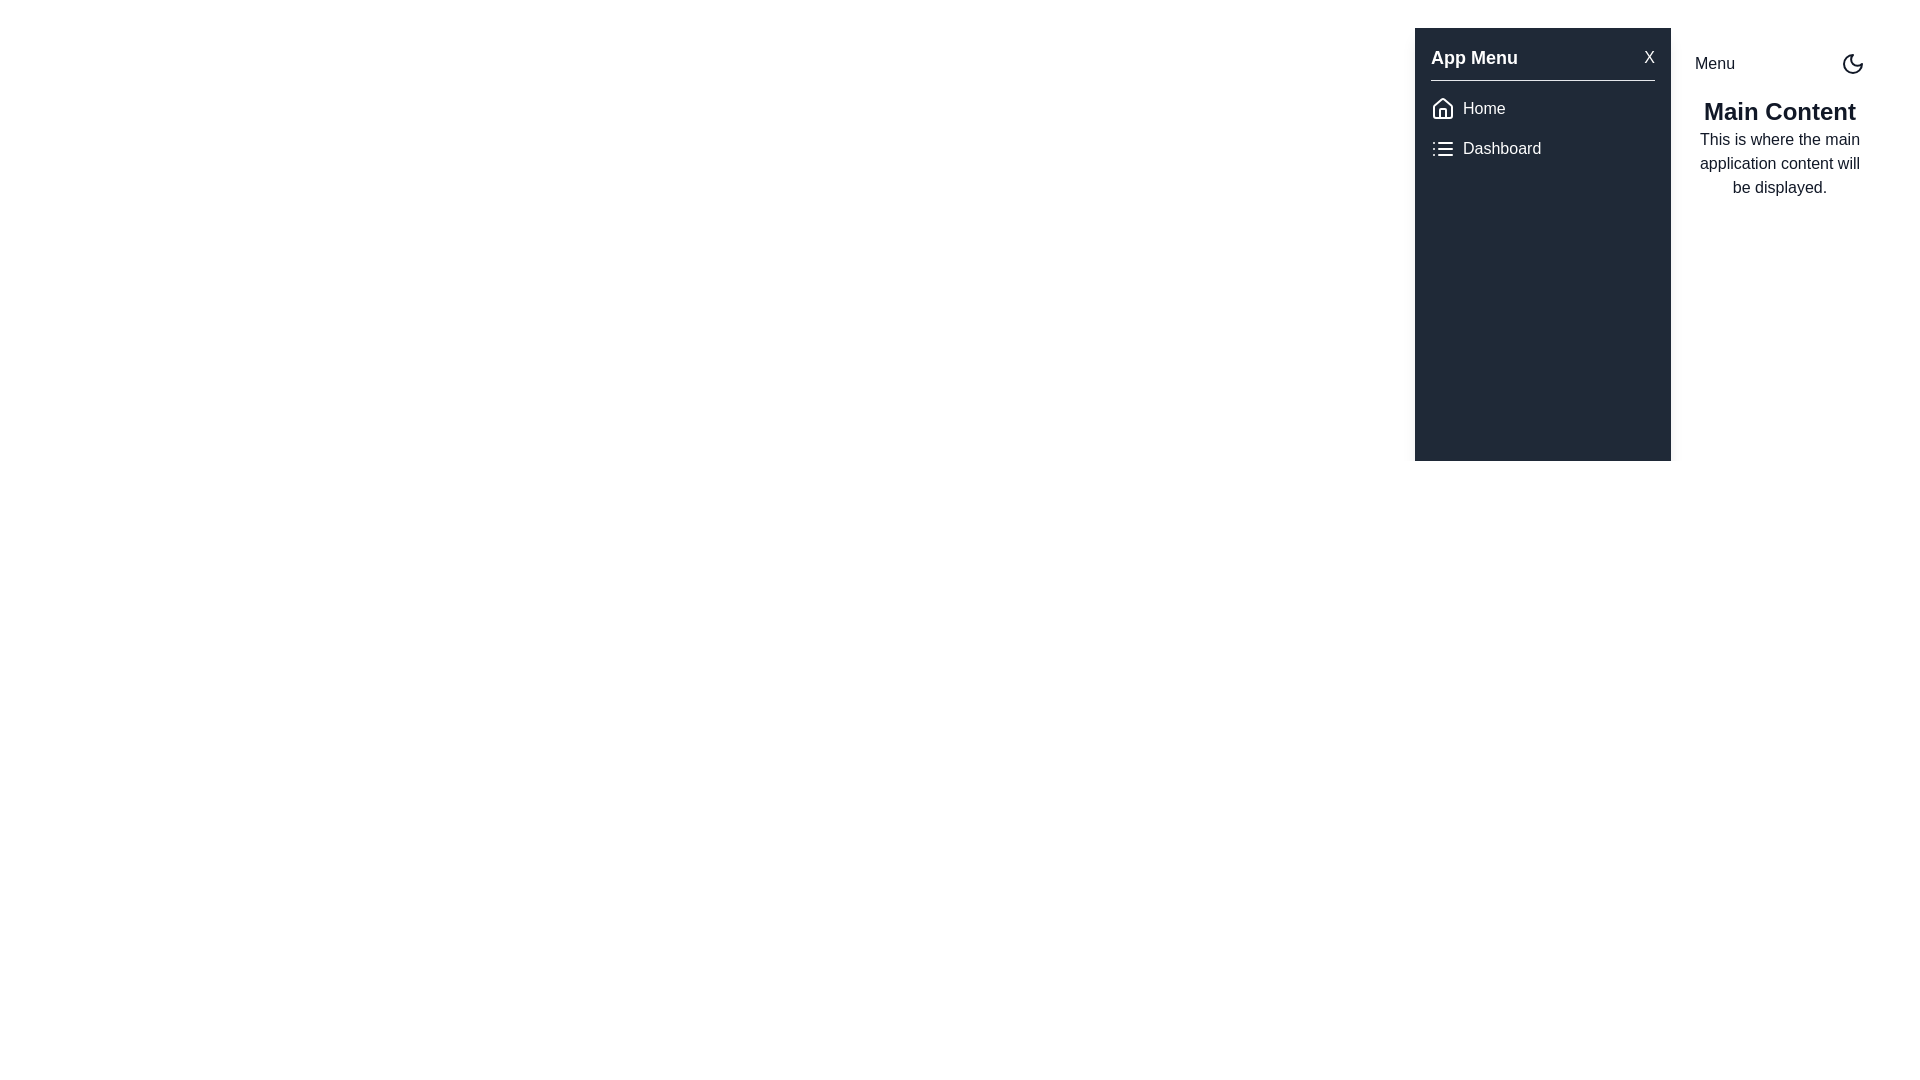 This screenshot has width=1920, height=1080. I want to click on the crescent moon icon in the top-right corner of the interface, so click(1851, 63).